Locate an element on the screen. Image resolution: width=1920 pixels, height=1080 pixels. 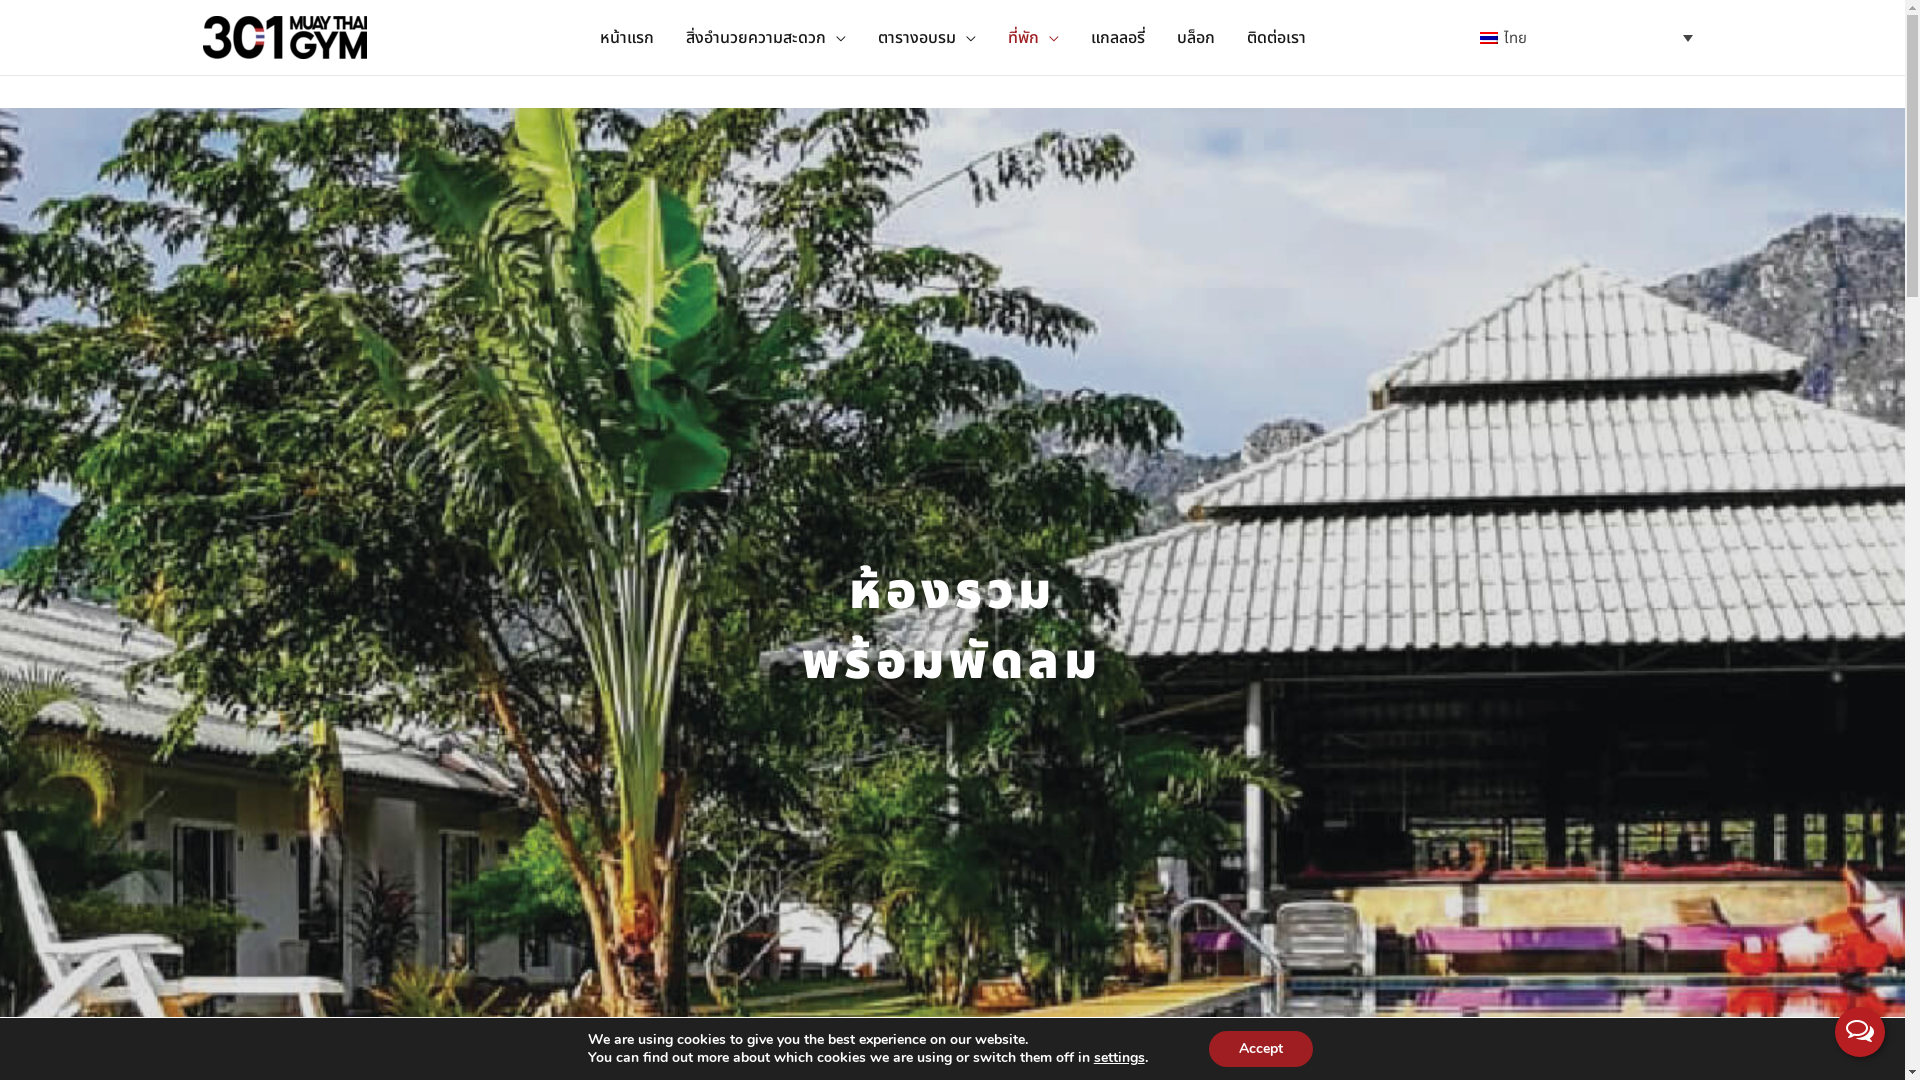
'Accept' is located at coordinates (1260, 1048).